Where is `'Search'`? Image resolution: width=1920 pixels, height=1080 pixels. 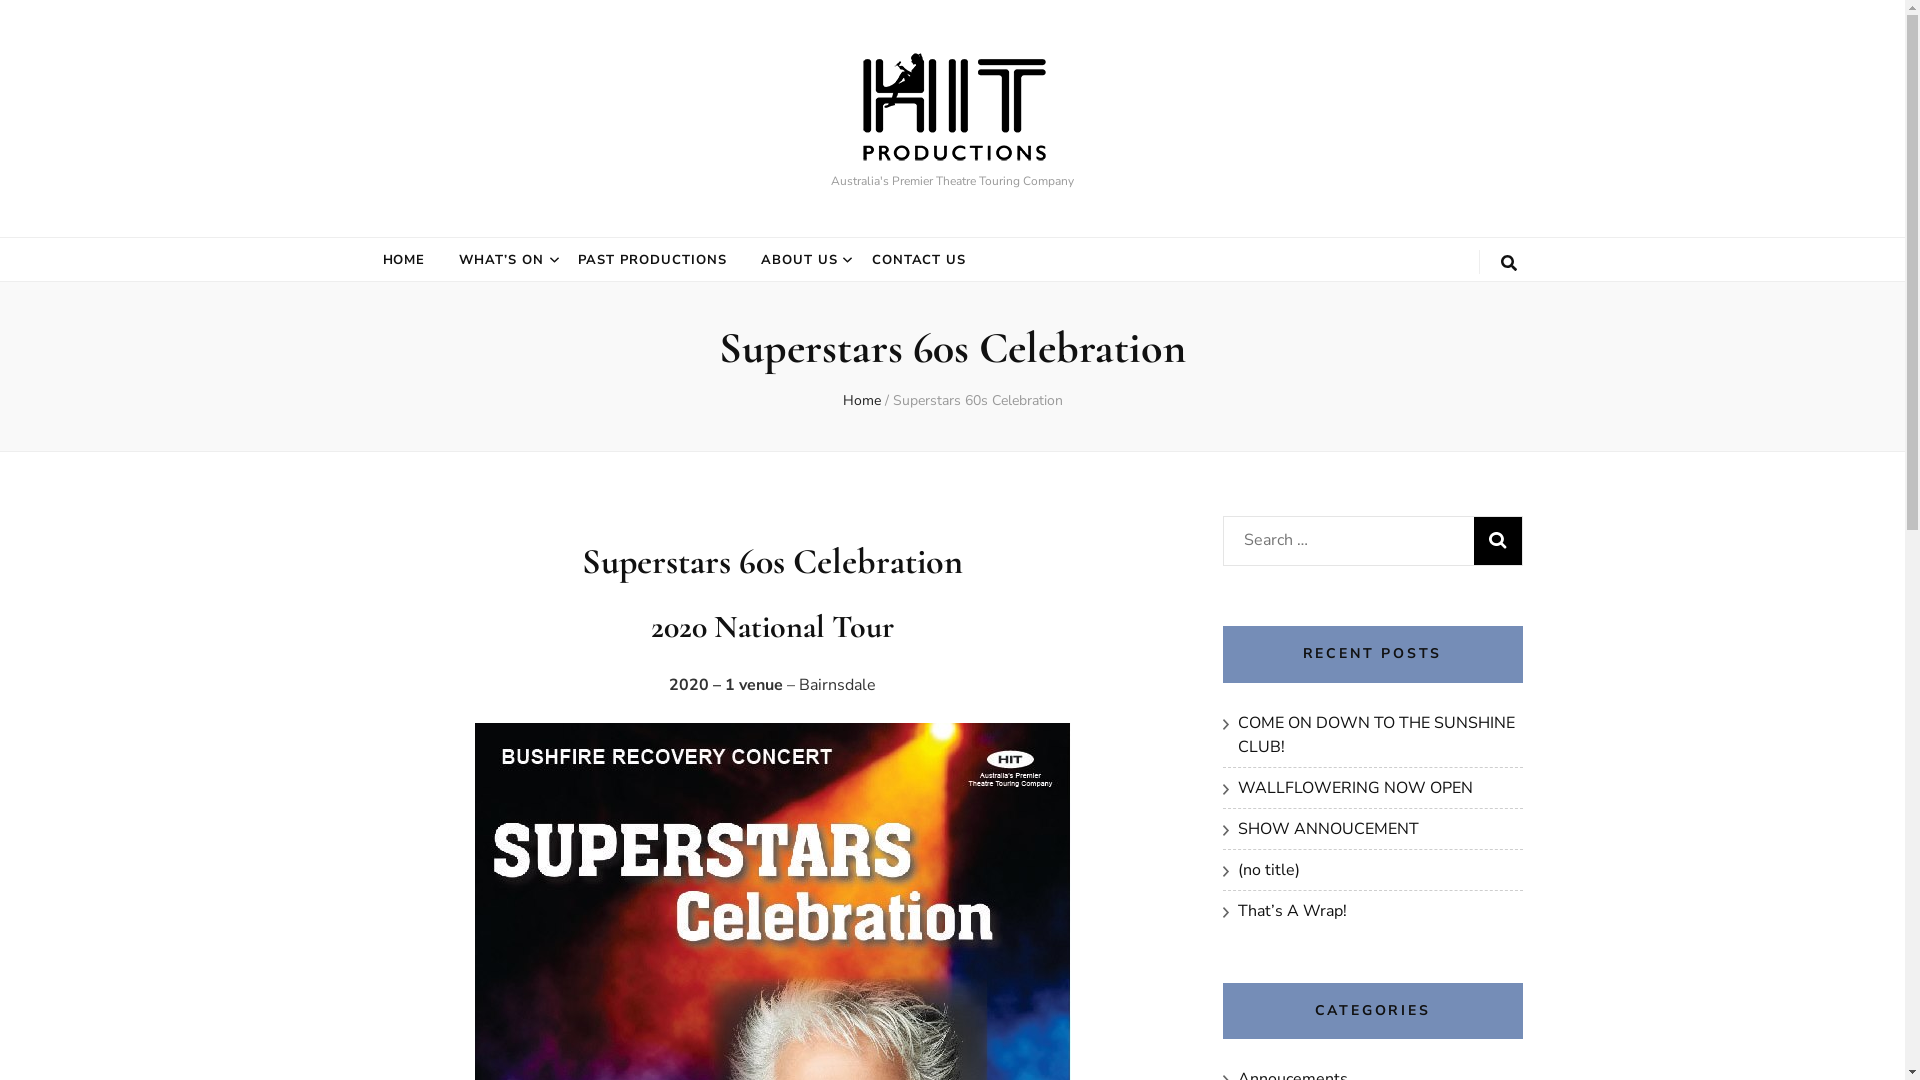 'Search' is located at coordinates (1497, 540).